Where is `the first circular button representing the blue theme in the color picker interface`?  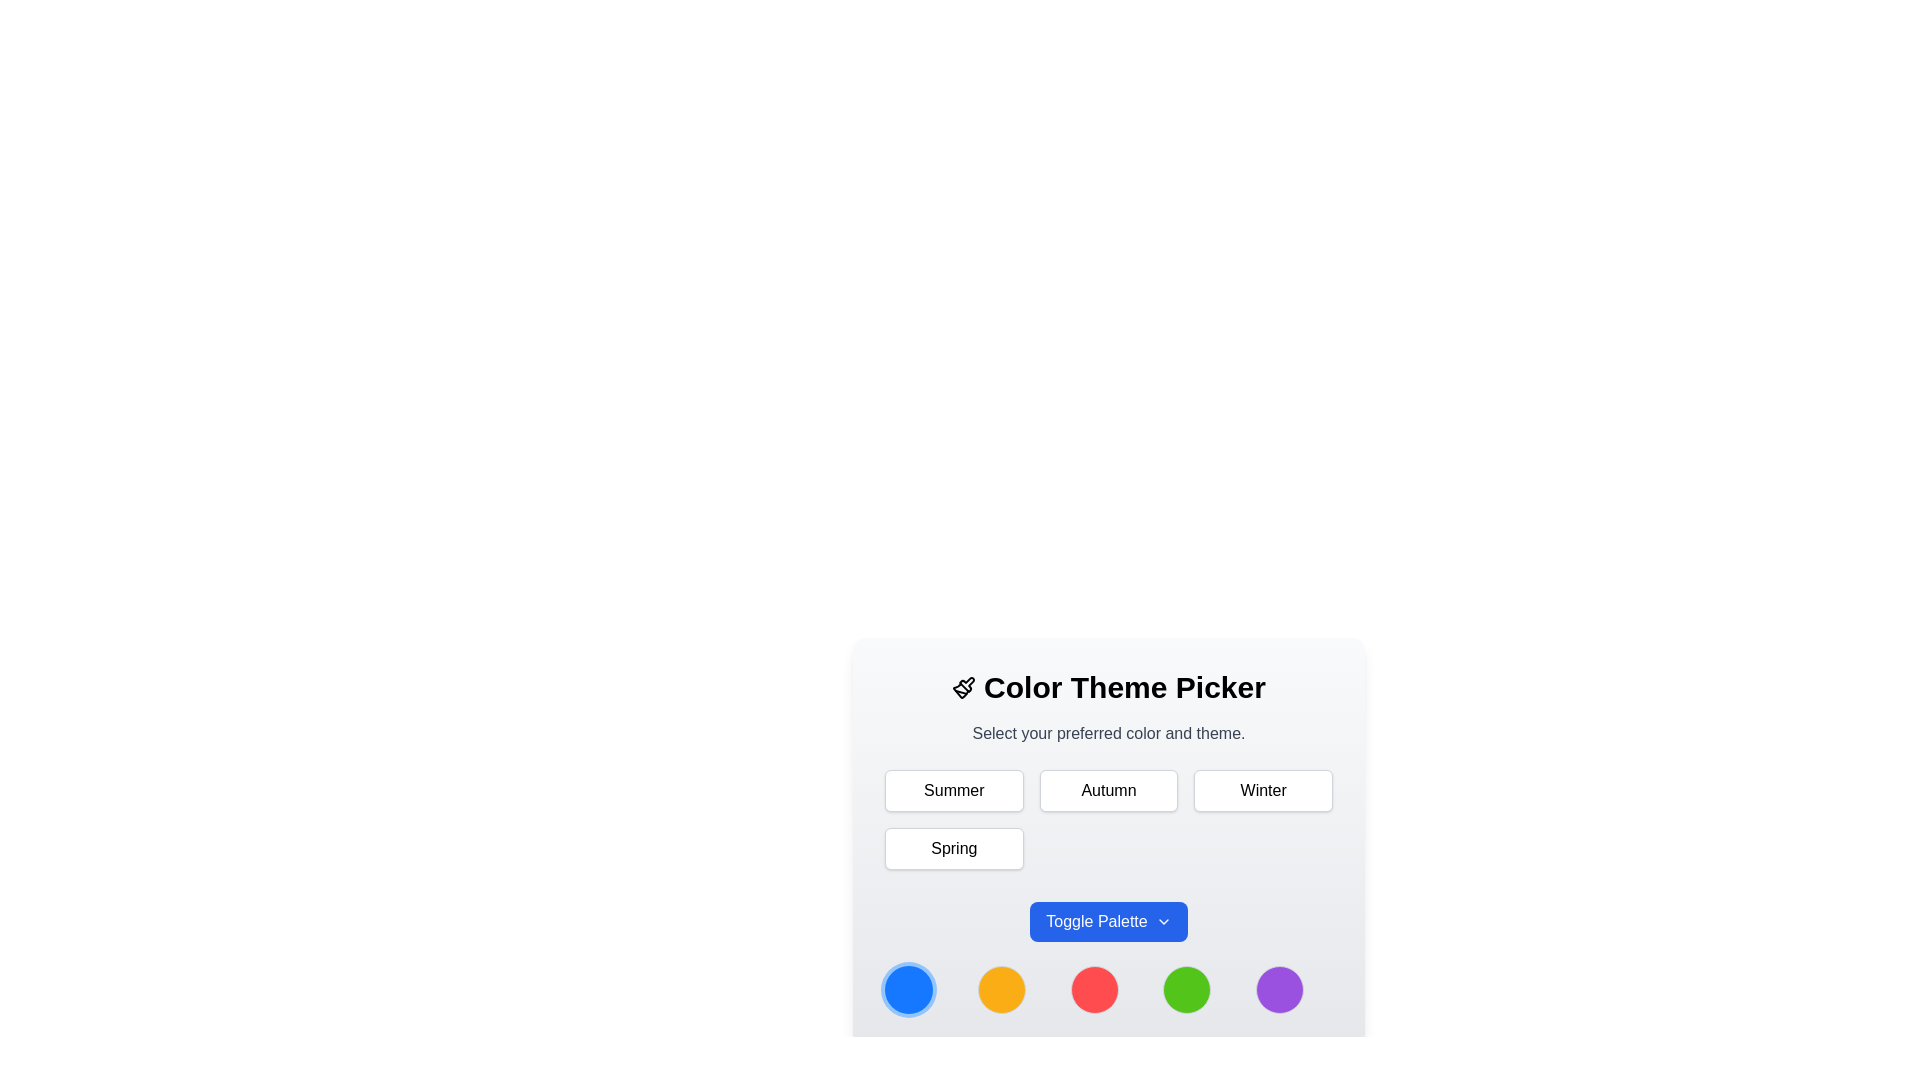 the first circular button representing the blue theme in the color picker interface is located at coordinates (907, 990).